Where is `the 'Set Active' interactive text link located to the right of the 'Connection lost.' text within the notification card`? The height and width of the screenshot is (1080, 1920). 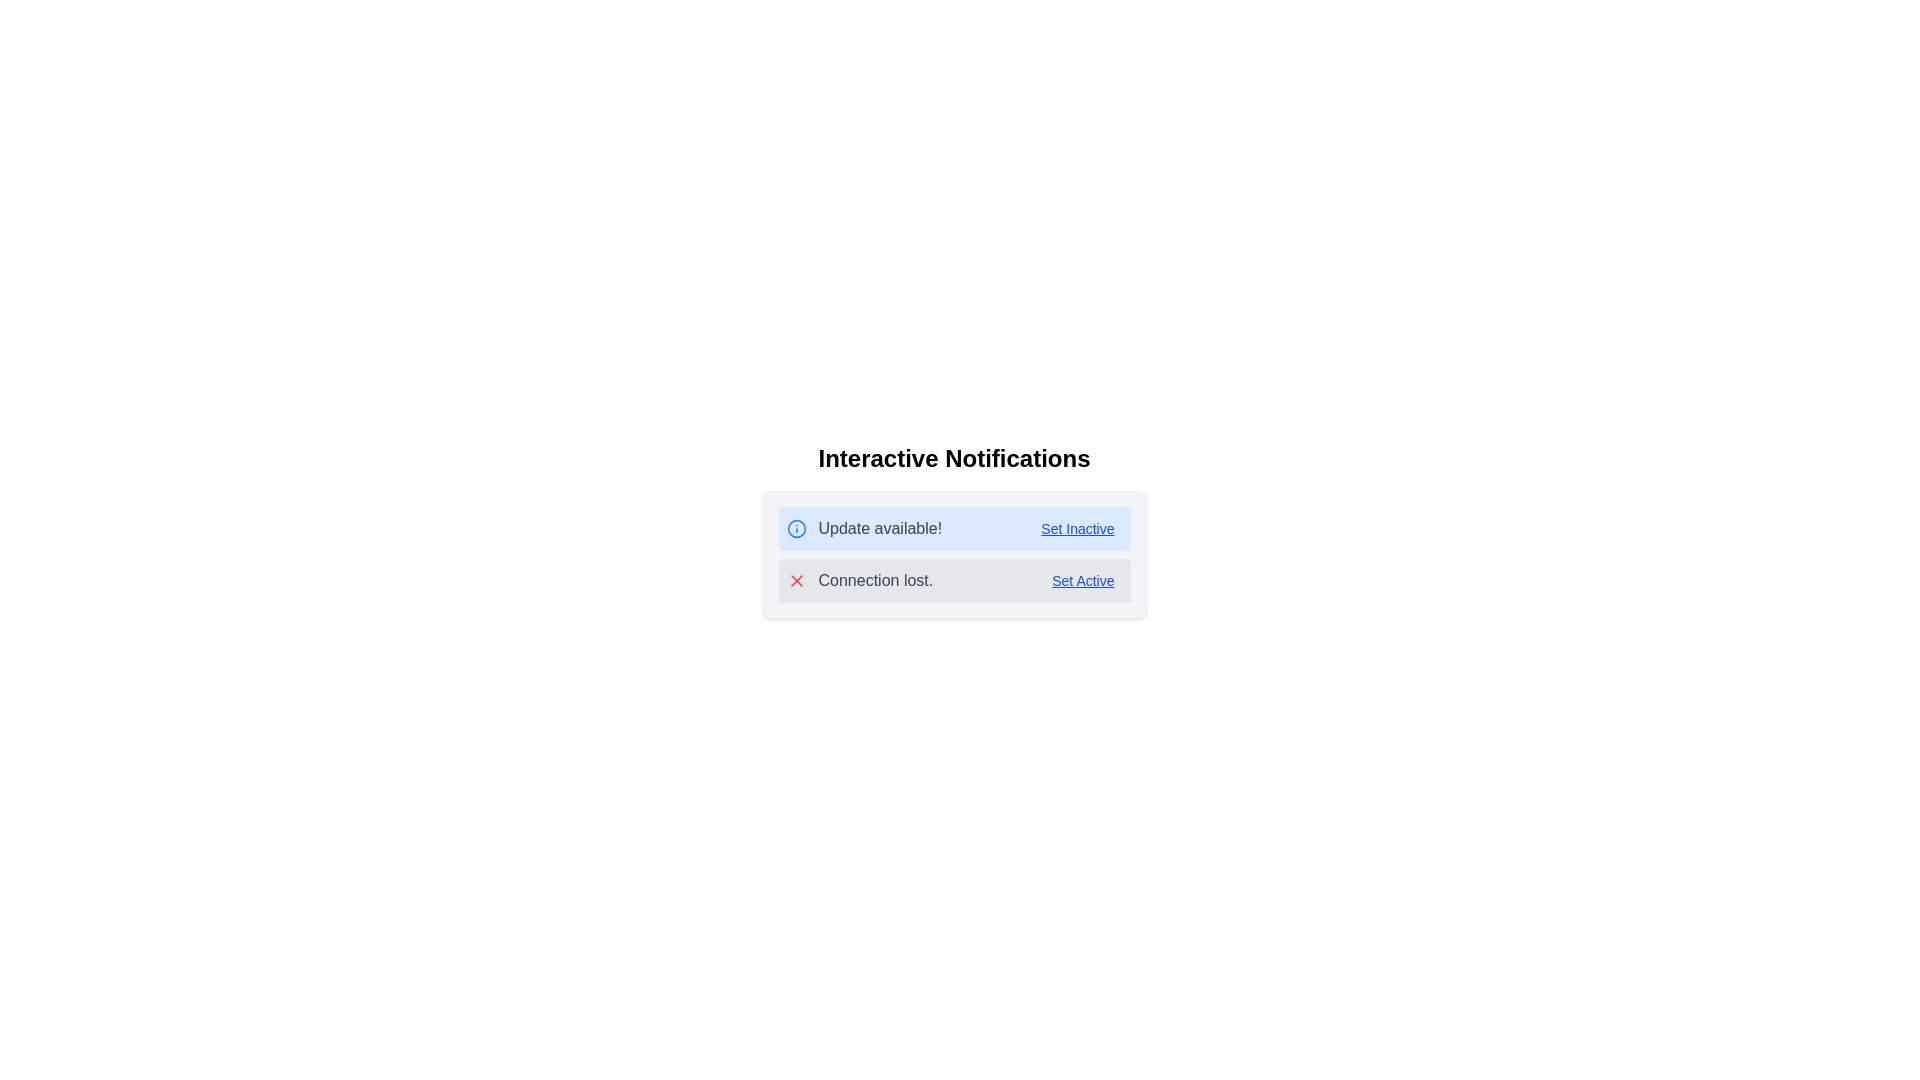
the 'Set Active' interactive text link located to the right of the 'Connection lost.' text within the notification card is located at coordinates (1082, 581).